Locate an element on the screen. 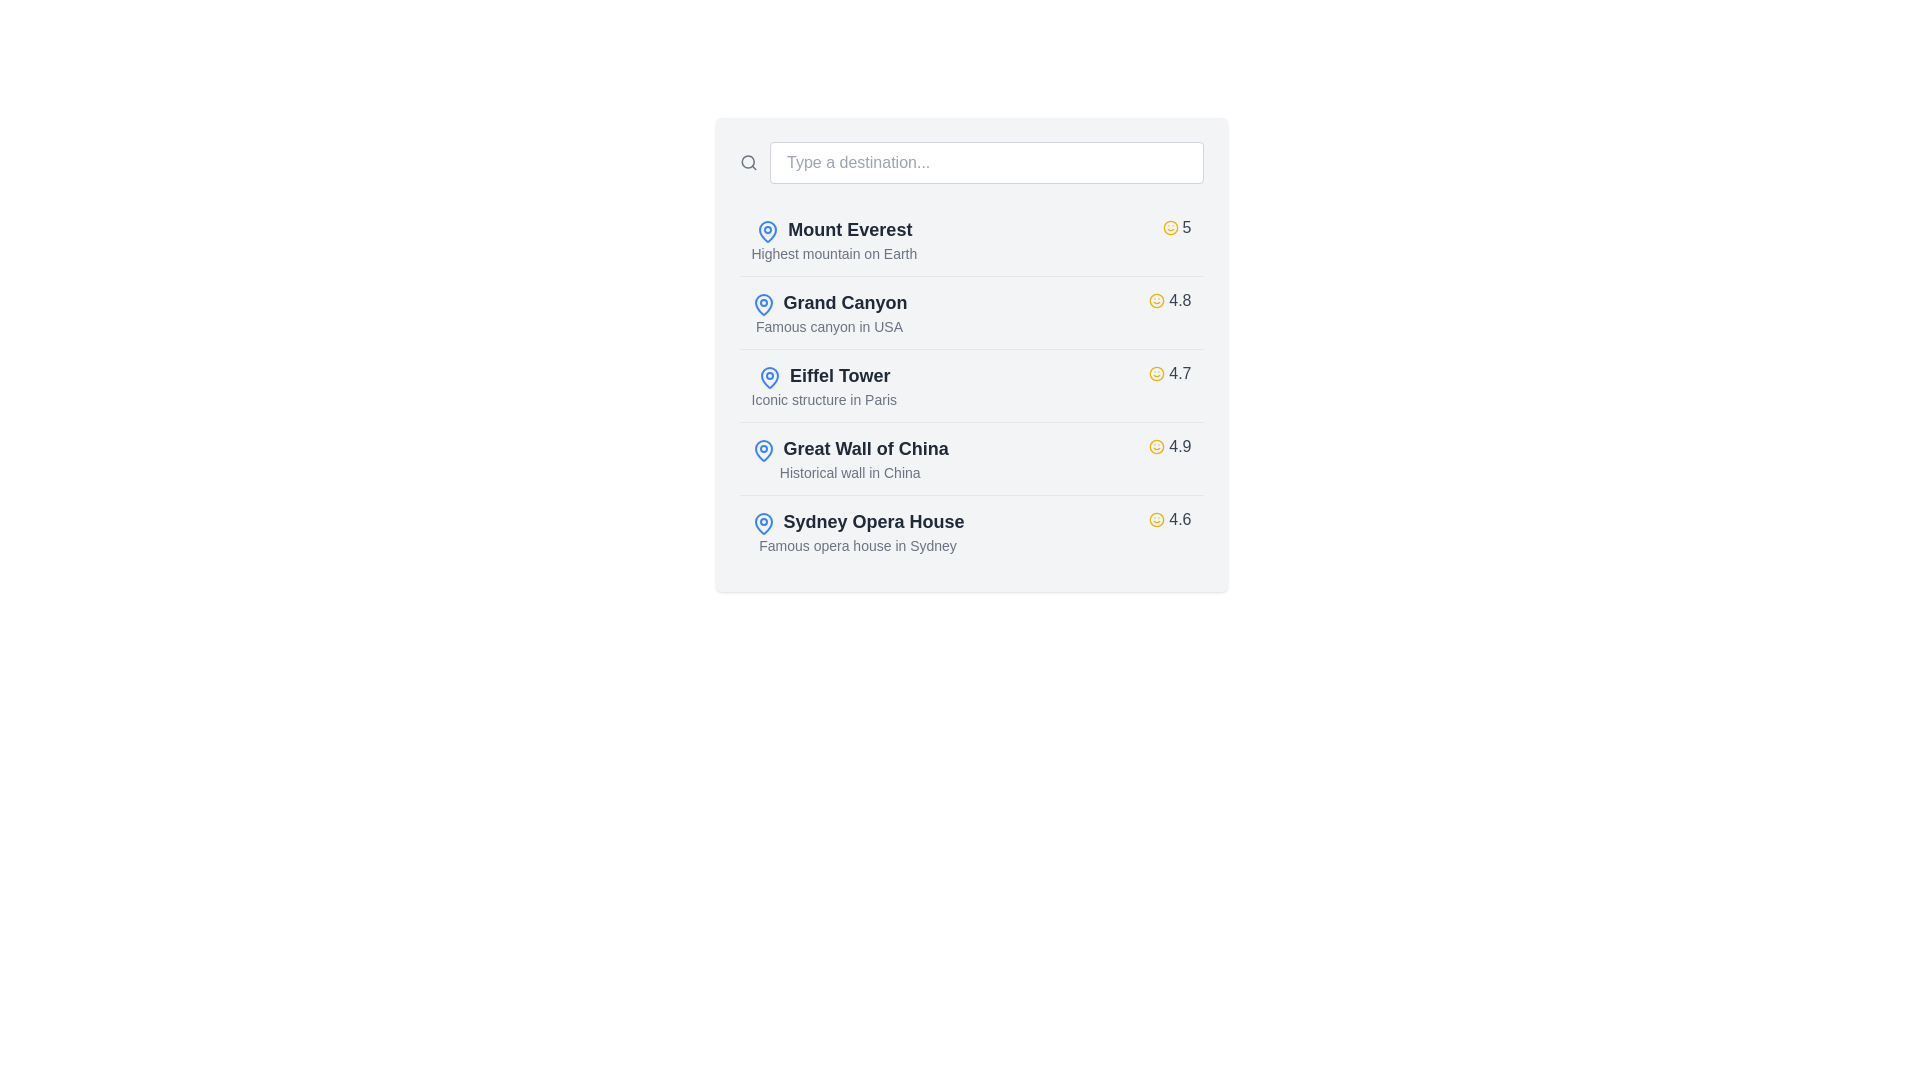 This screenshot has width=1920, height=1080. the list item titled 'Eiffel Tower' is located at coordinates (971, 385).